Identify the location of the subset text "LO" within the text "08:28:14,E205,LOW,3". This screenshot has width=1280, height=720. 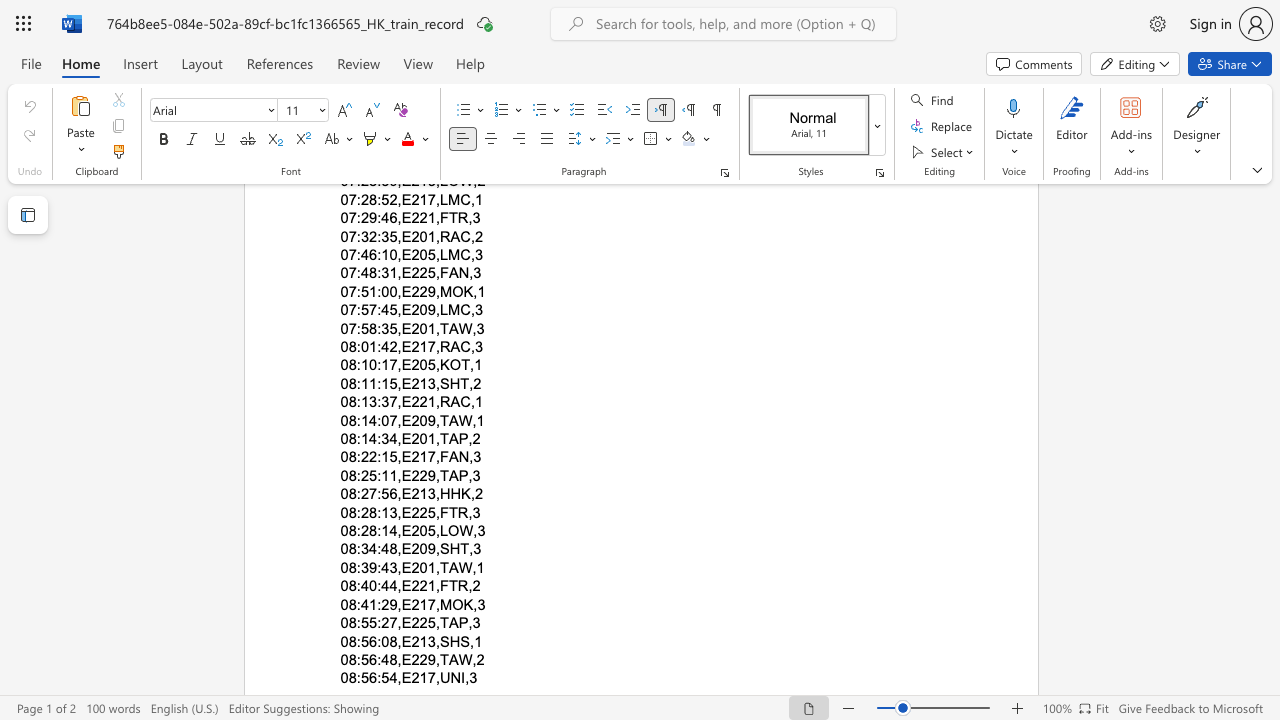
(438, 530).